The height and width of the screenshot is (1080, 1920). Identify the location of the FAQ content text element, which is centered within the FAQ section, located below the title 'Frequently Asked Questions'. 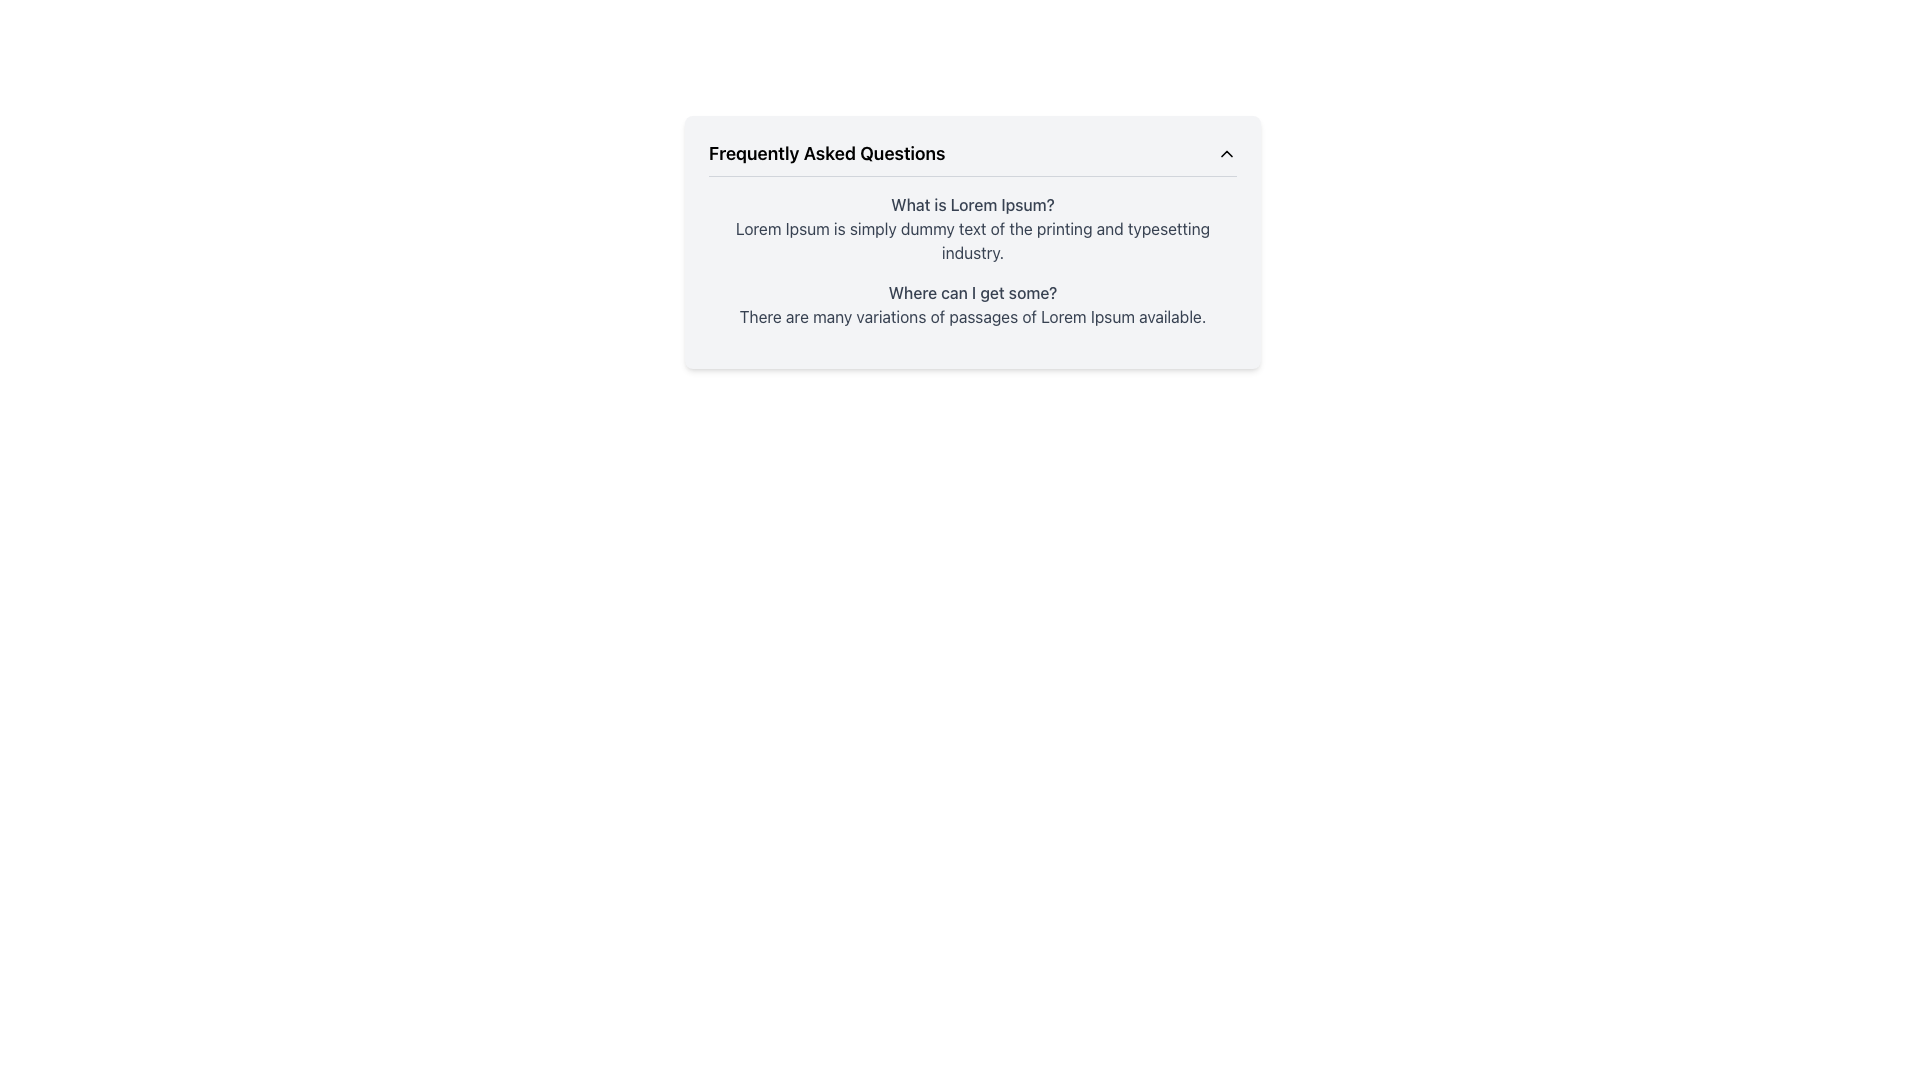
(973, 260).